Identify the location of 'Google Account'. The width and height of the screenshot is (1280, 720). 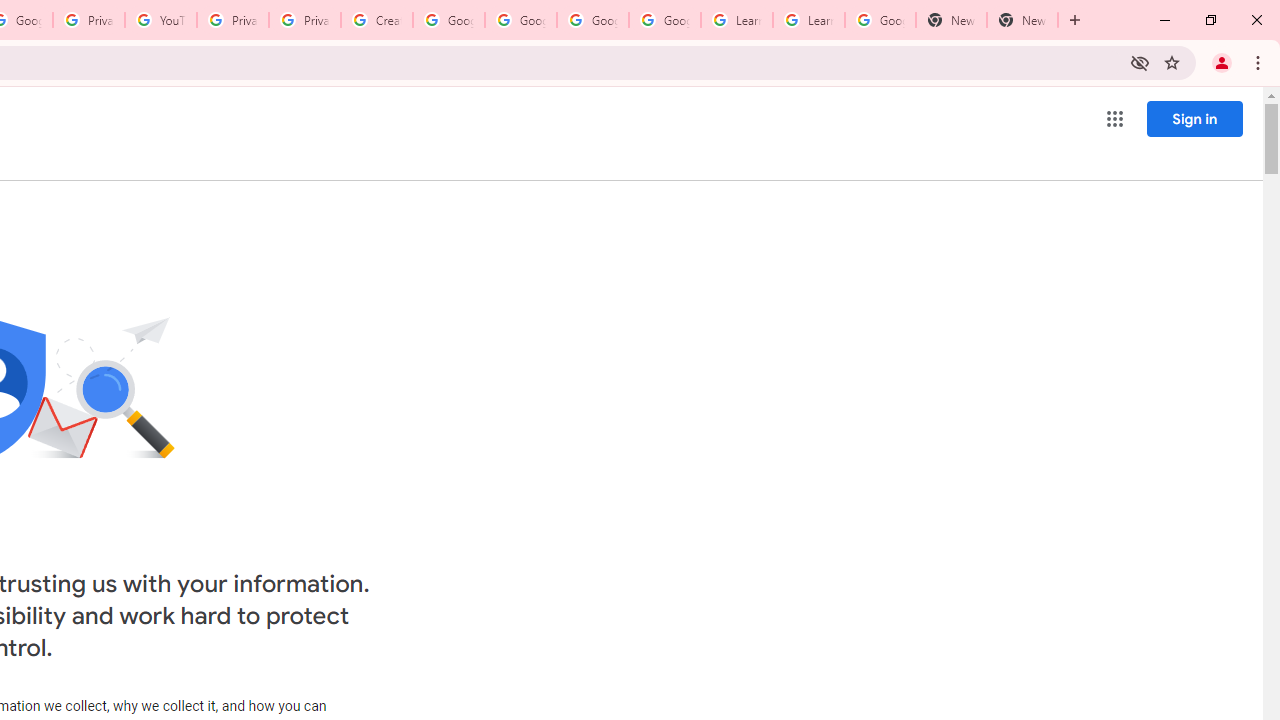
(880, 20).